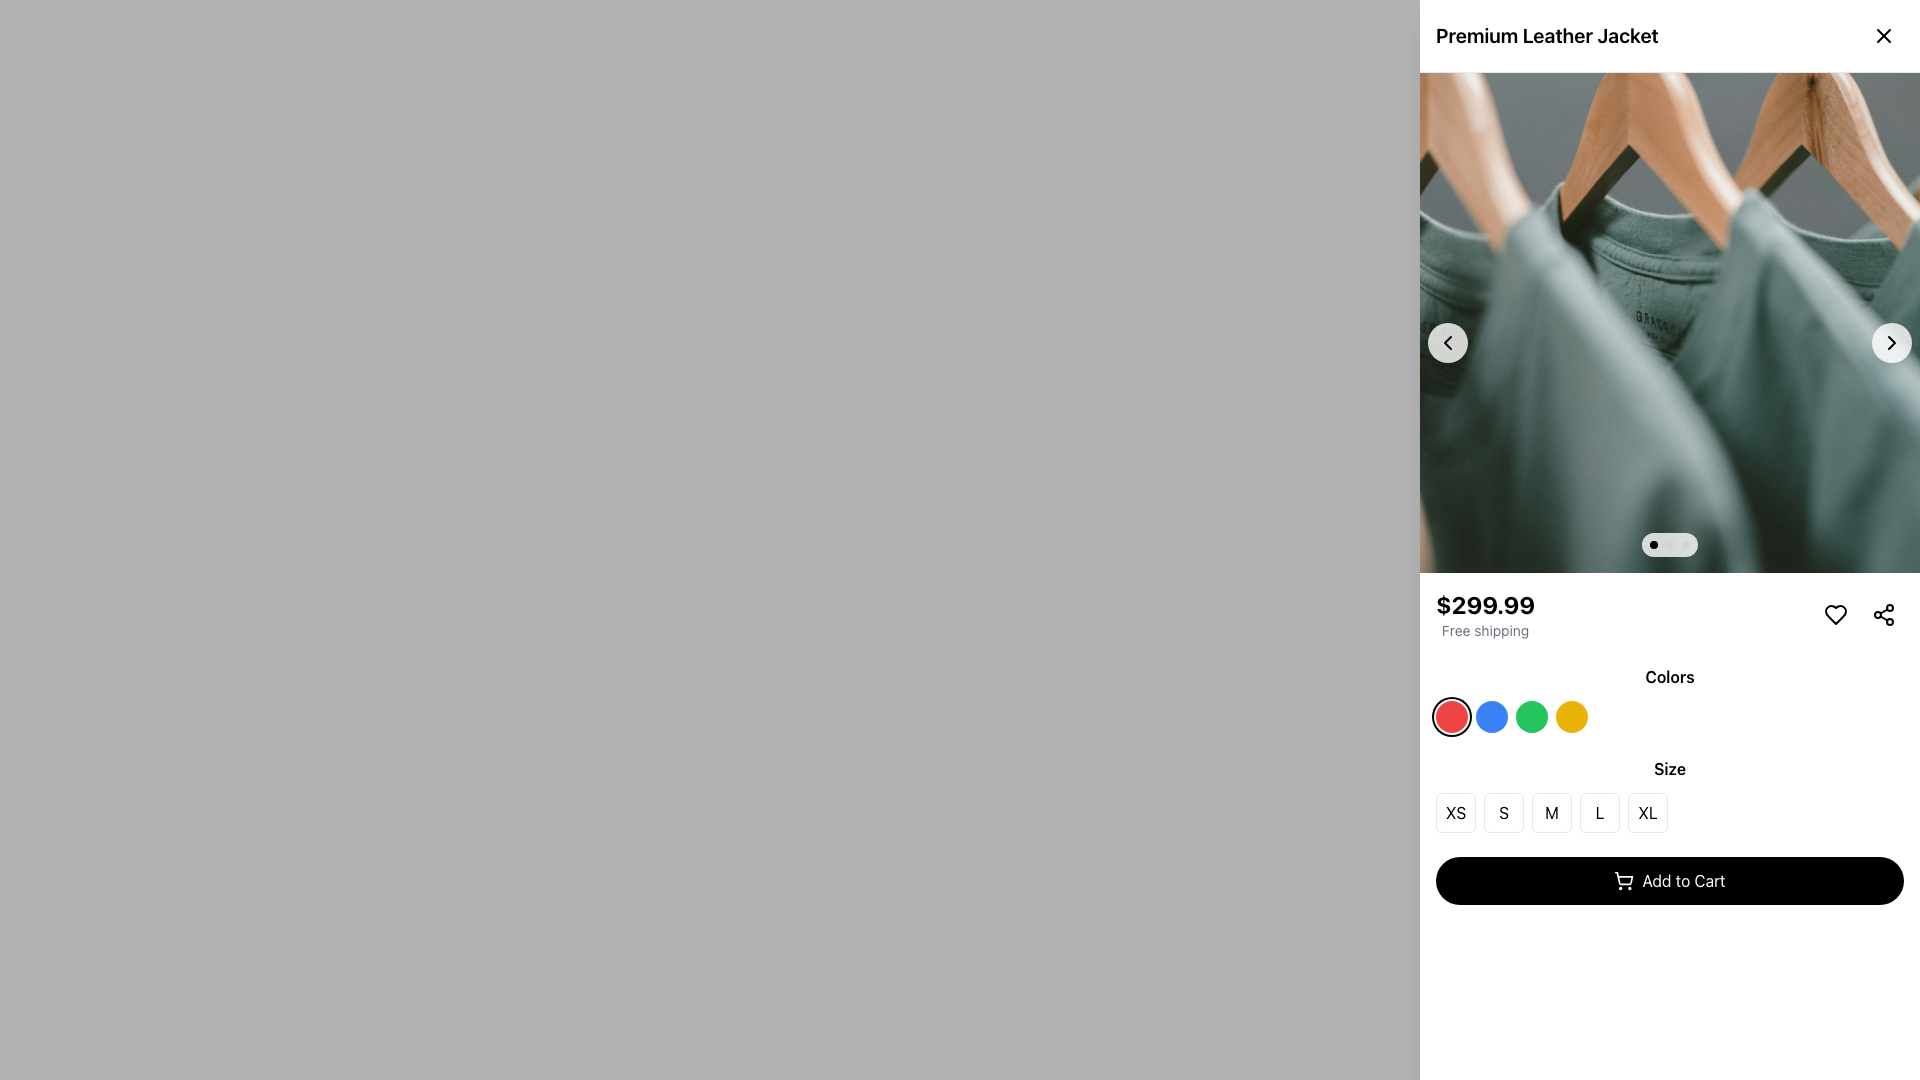 This screenshot has width=1920, height=1080. I want to click on the circular button with a black outline containing a share icon, so click(1882, 613).